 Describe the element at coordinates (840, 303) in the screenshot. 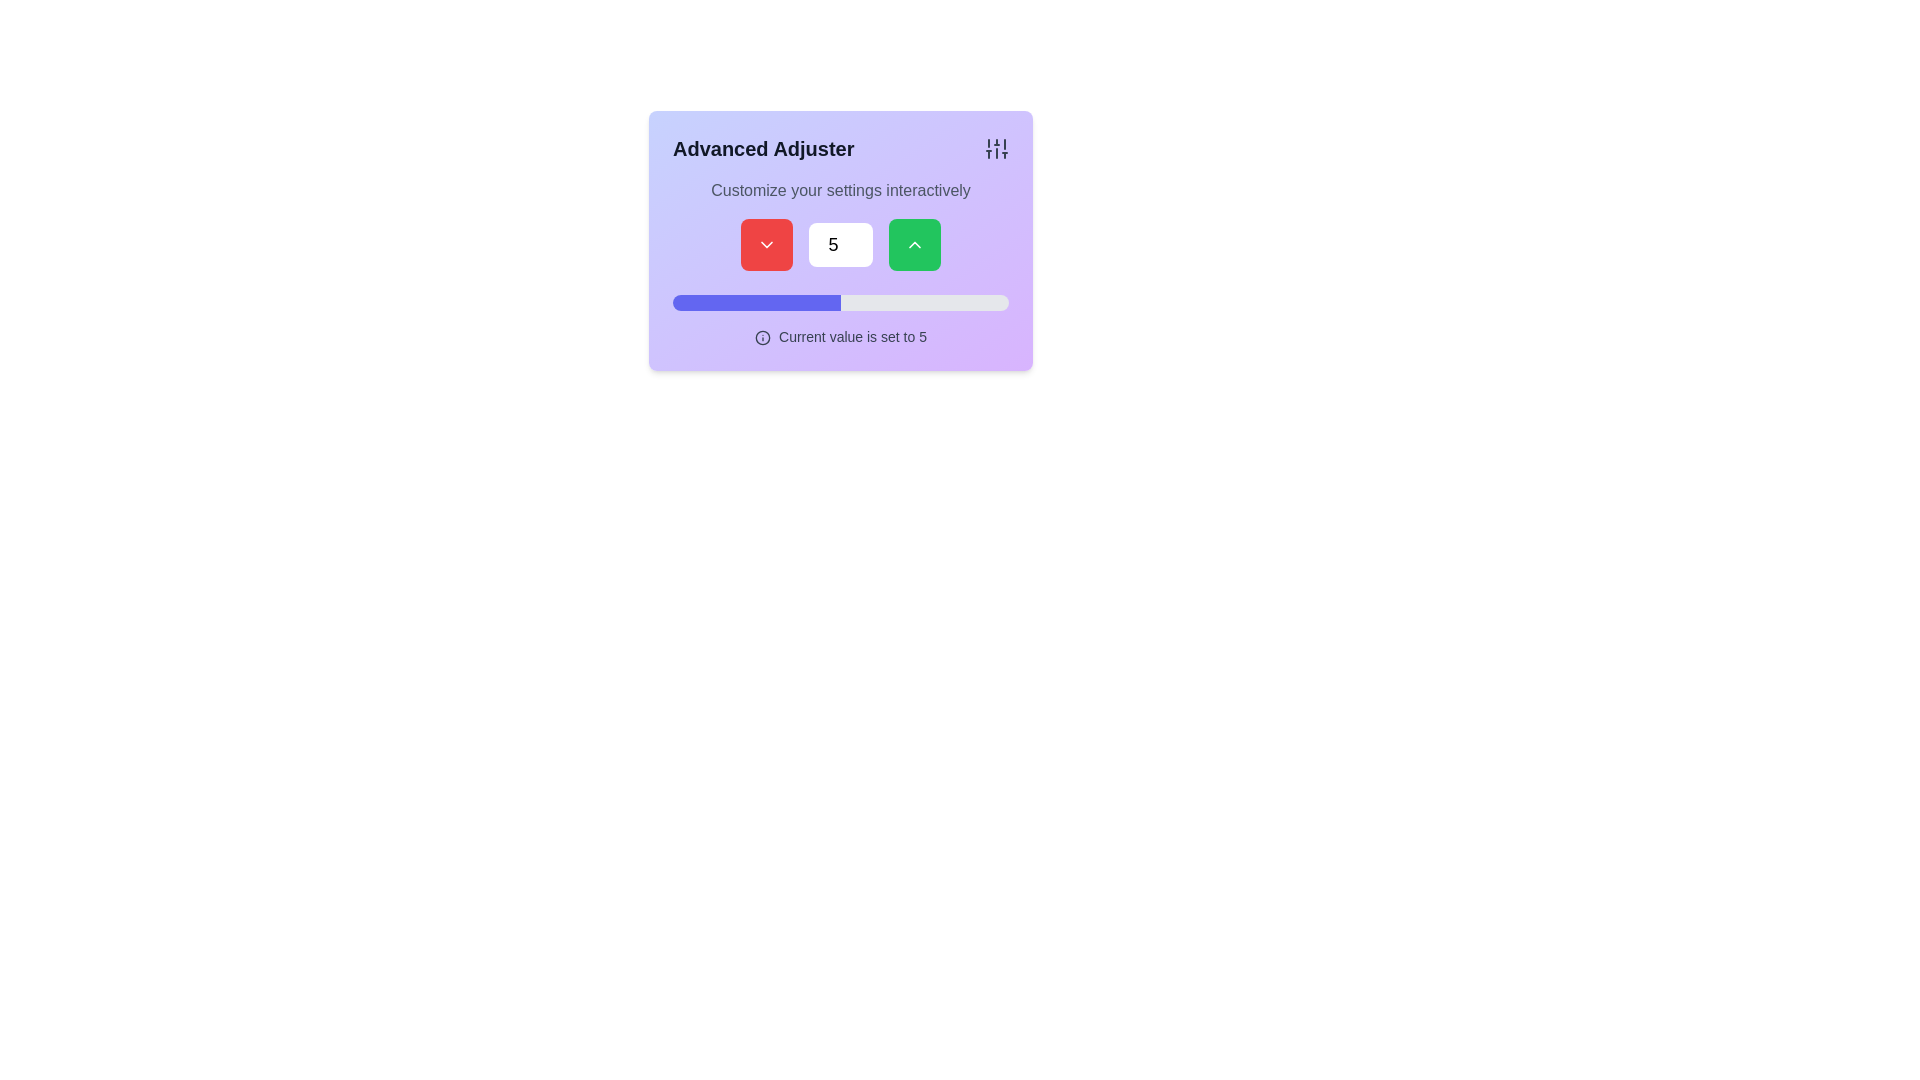

I see `the prominent horizontal progress bar with rounded ends, styled with an indigo left section and a gray right section, located below the numeric input box within the card` at that location.